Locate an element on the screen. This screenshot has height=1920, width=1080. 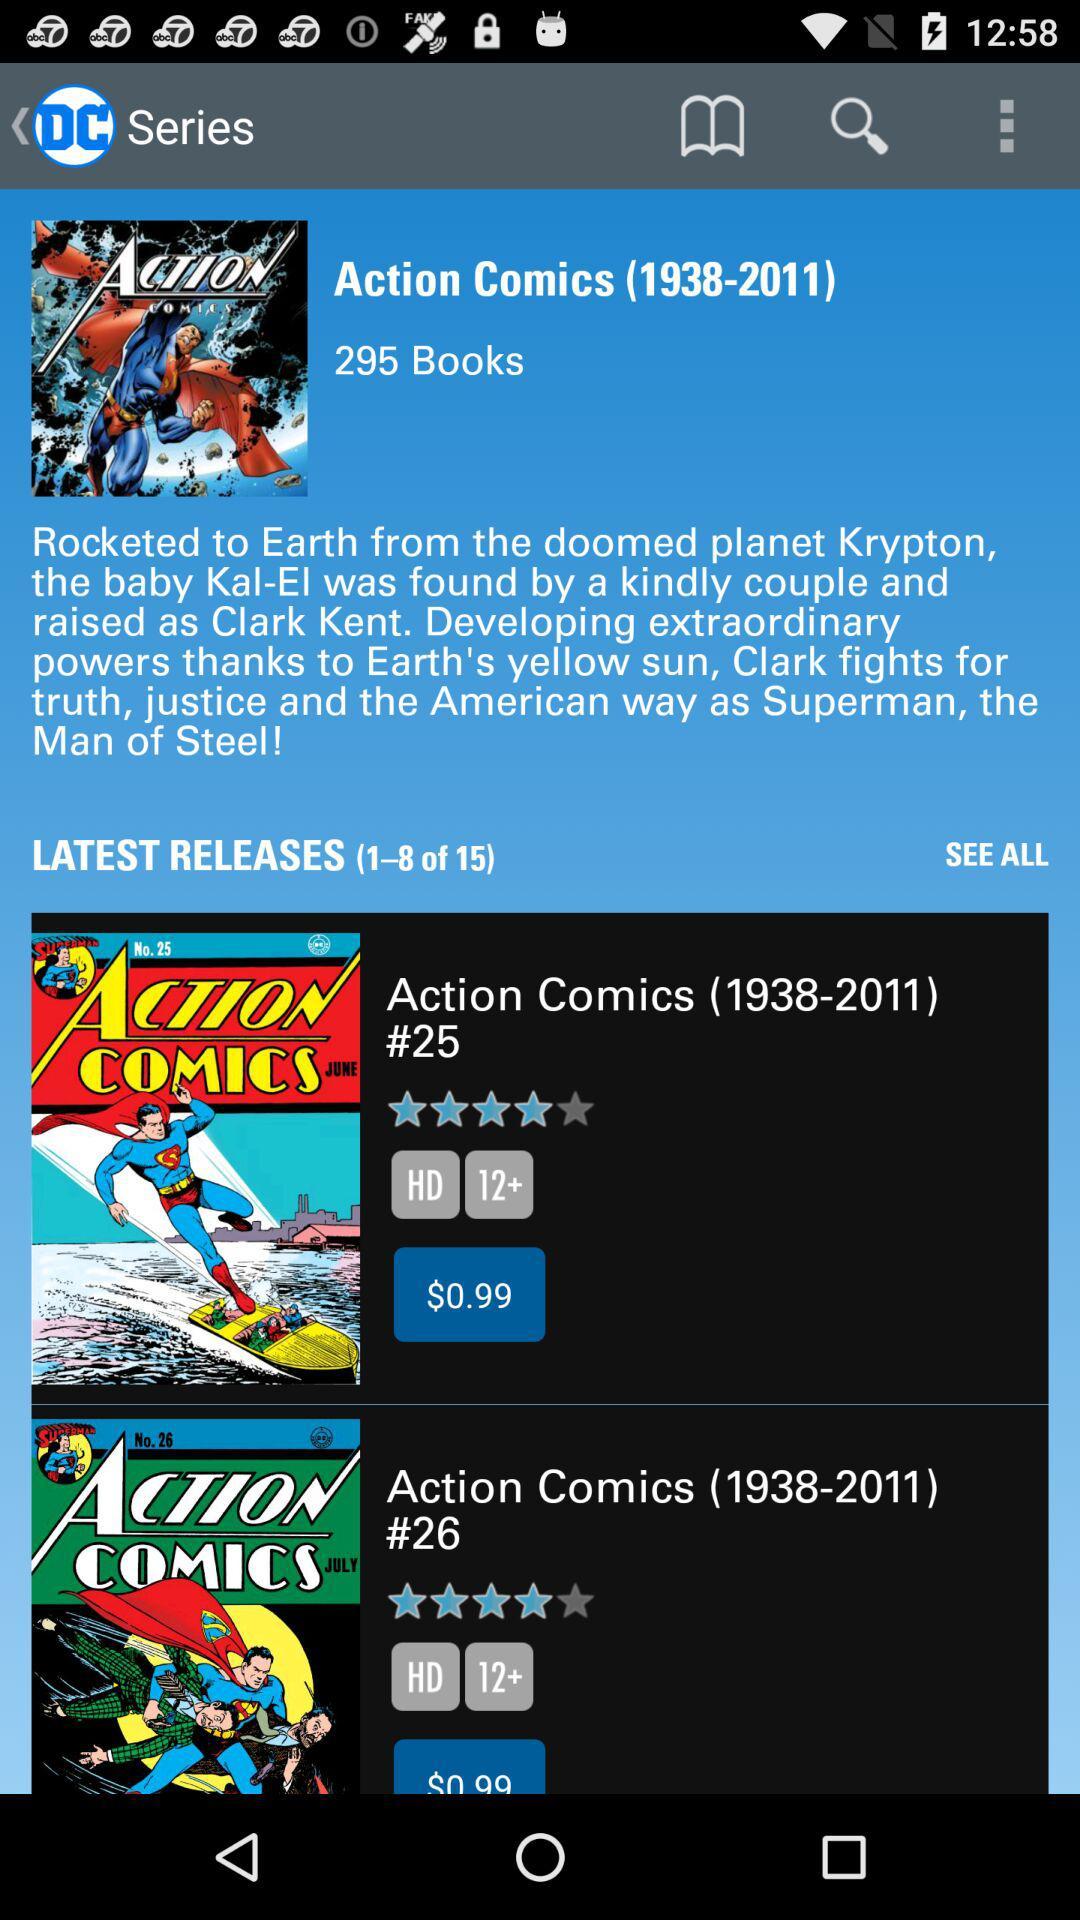
the three dots button on the top right corner of the web page is located at coordinates (1006, 124).